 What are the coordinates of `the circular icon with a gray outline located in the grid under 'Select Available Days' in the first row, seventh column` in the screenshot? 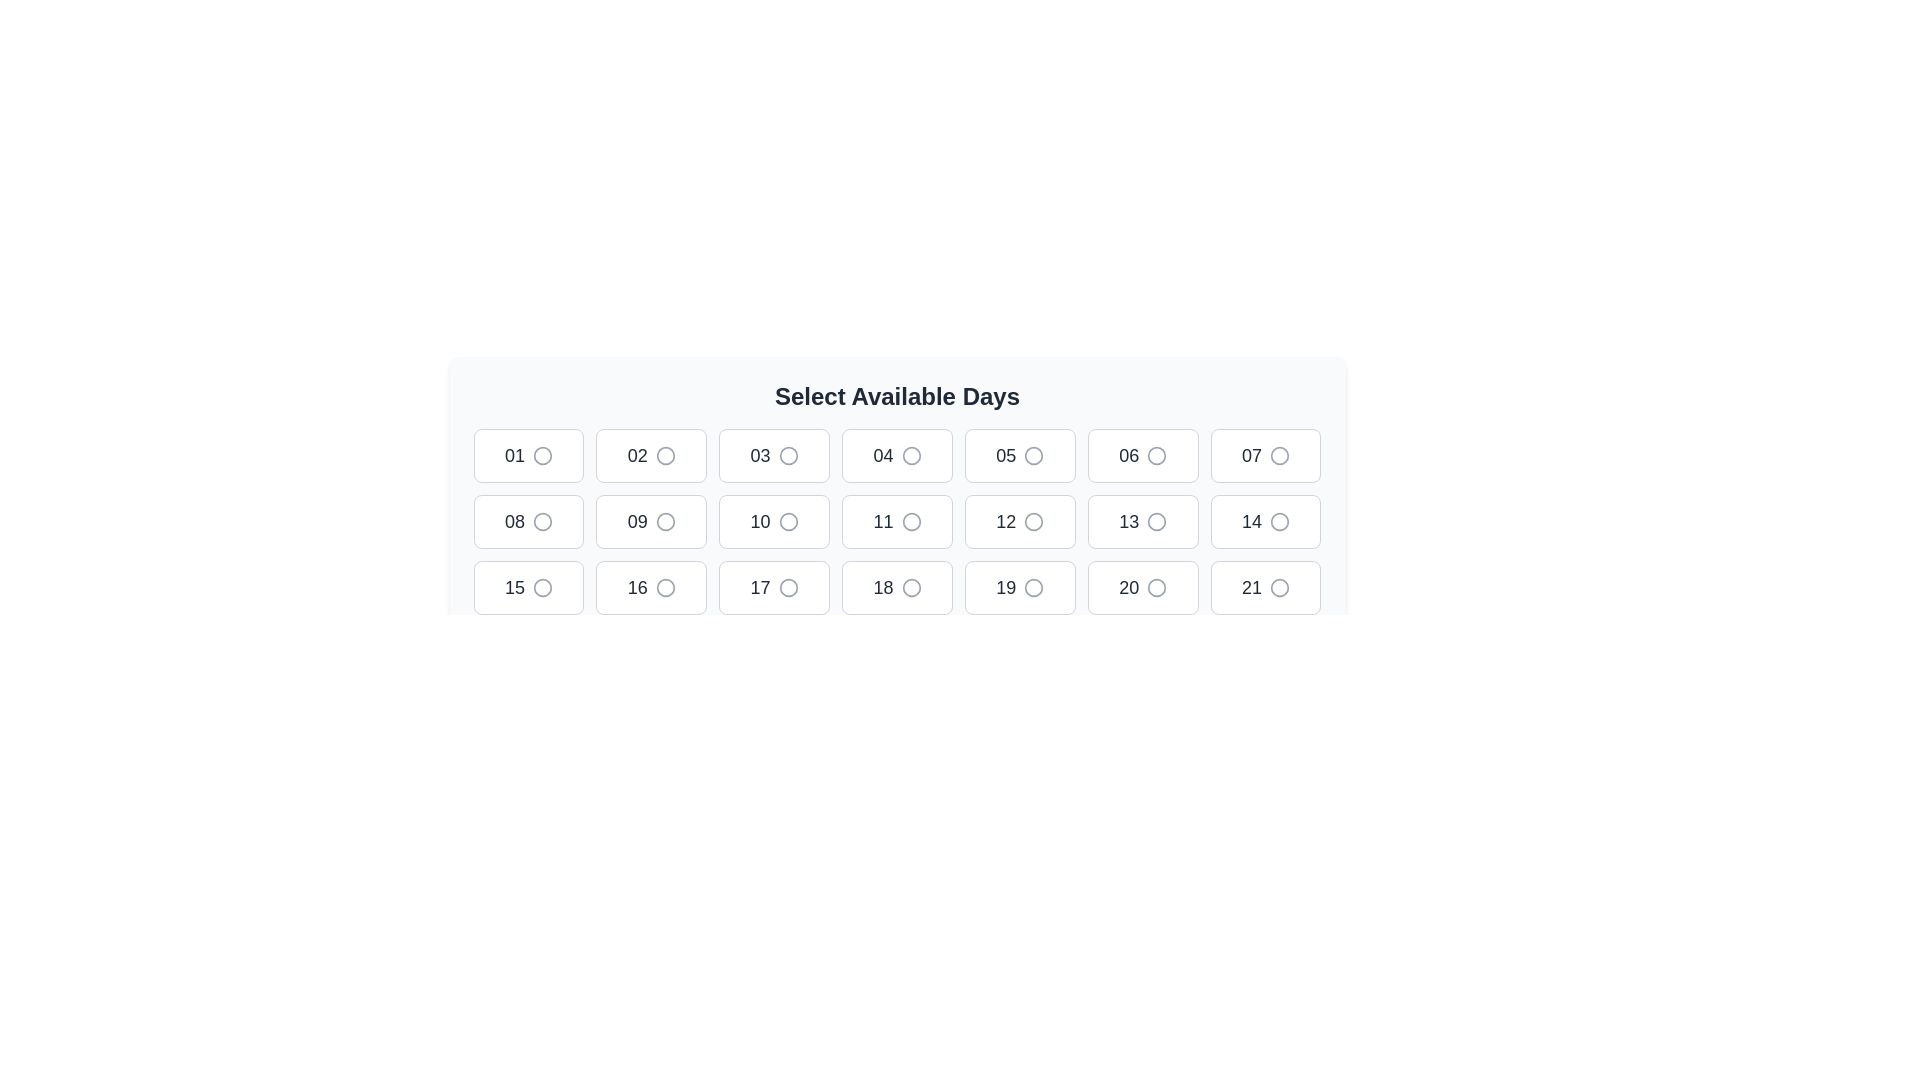 It's located at (1280, 455).